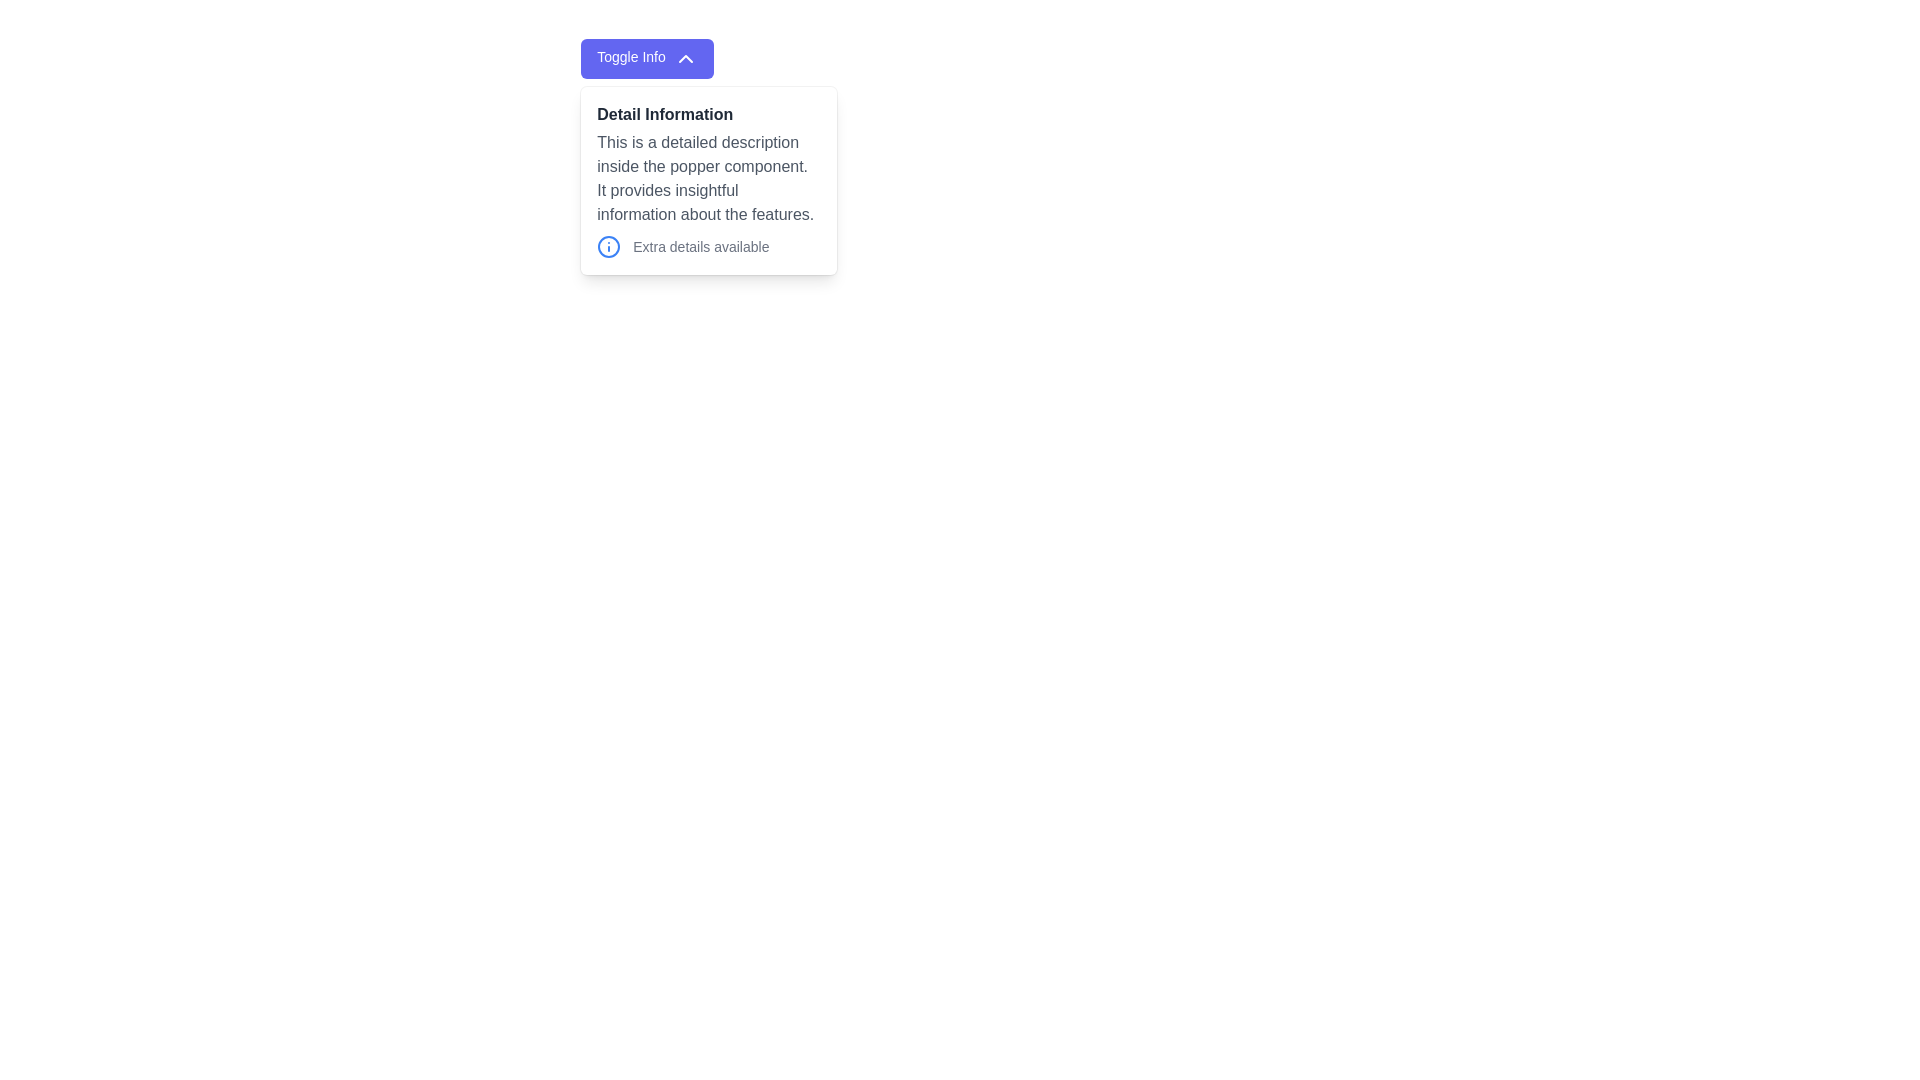  Describe the element at coordinates (608, 245) in the screenshot. I see `the circular Graphical Icon Element with a blue outline and white fill, located within the information icon's tooltip-like box below the 'Toggle Info' button` at that location.